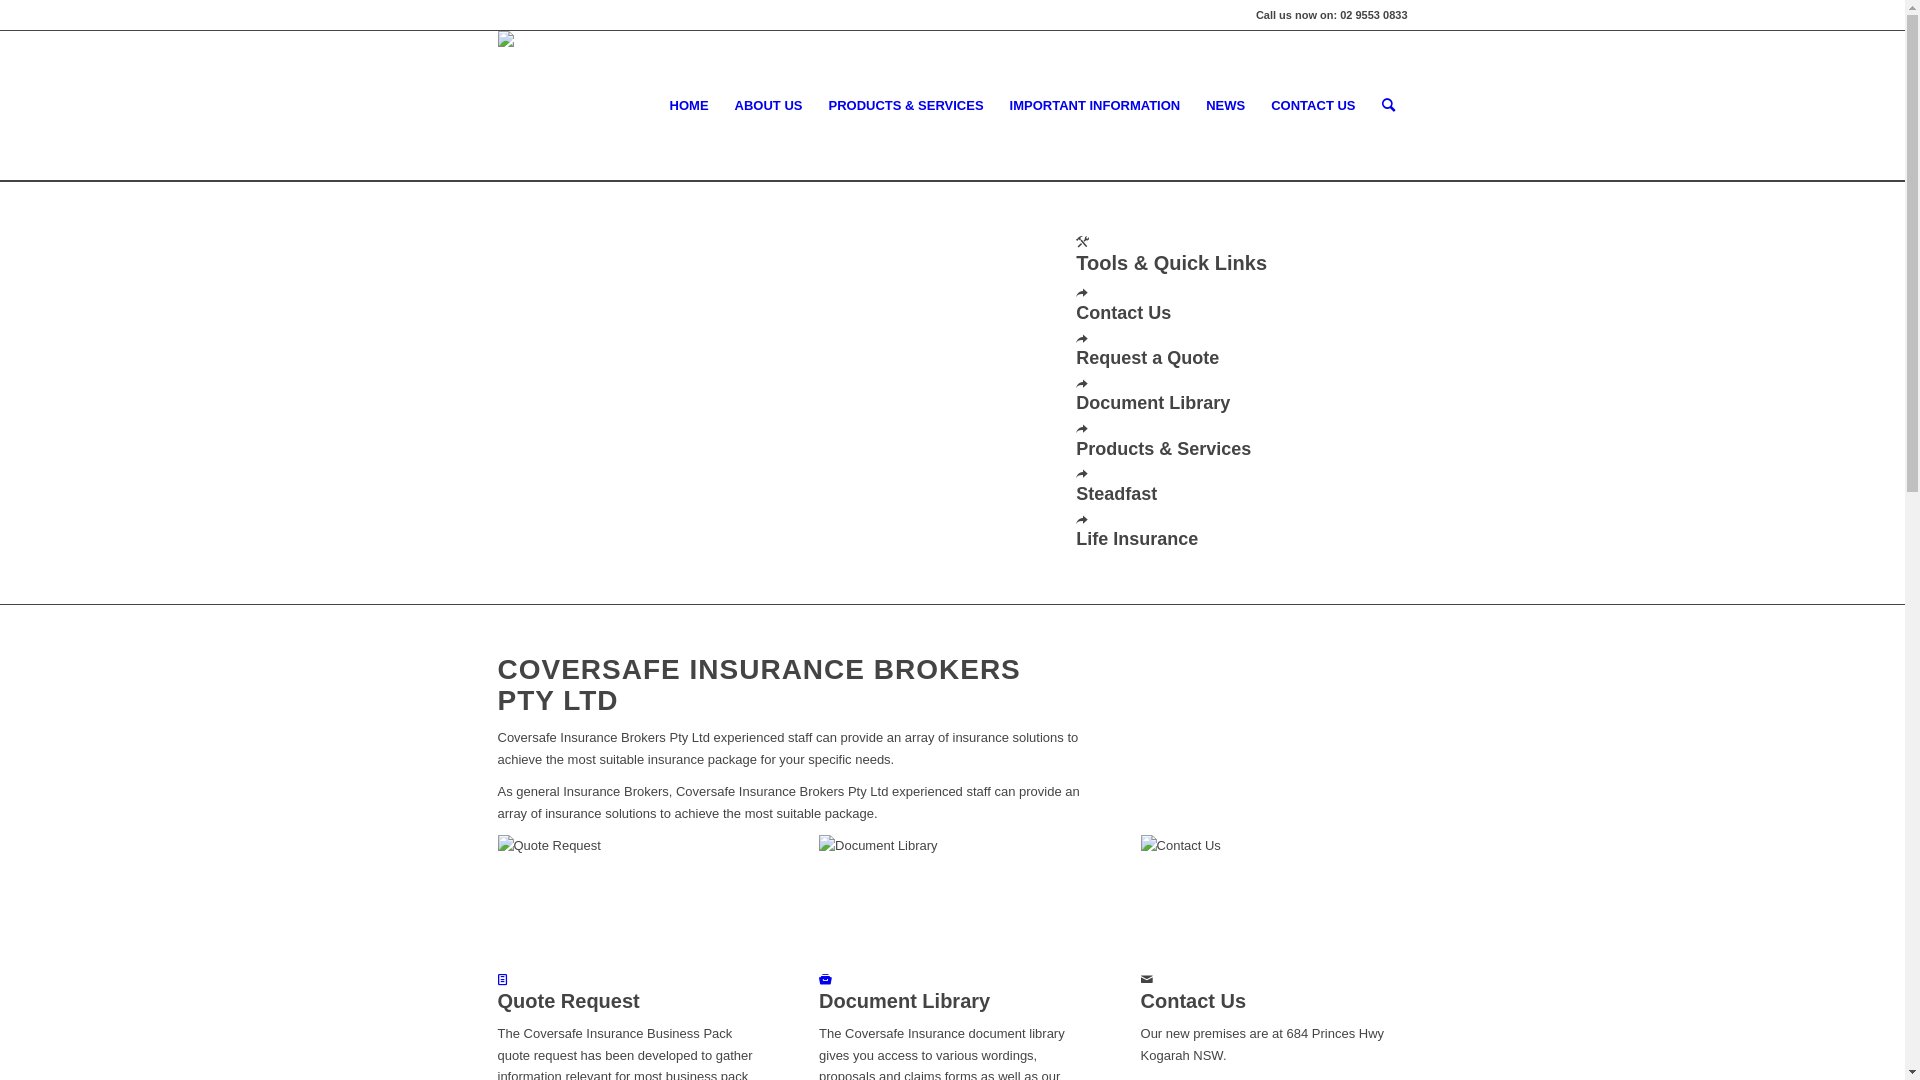  What do you see at coordinates (502, 978) in the screenshot?
I see `'Quote Request'` at bounding box center [502, 978].